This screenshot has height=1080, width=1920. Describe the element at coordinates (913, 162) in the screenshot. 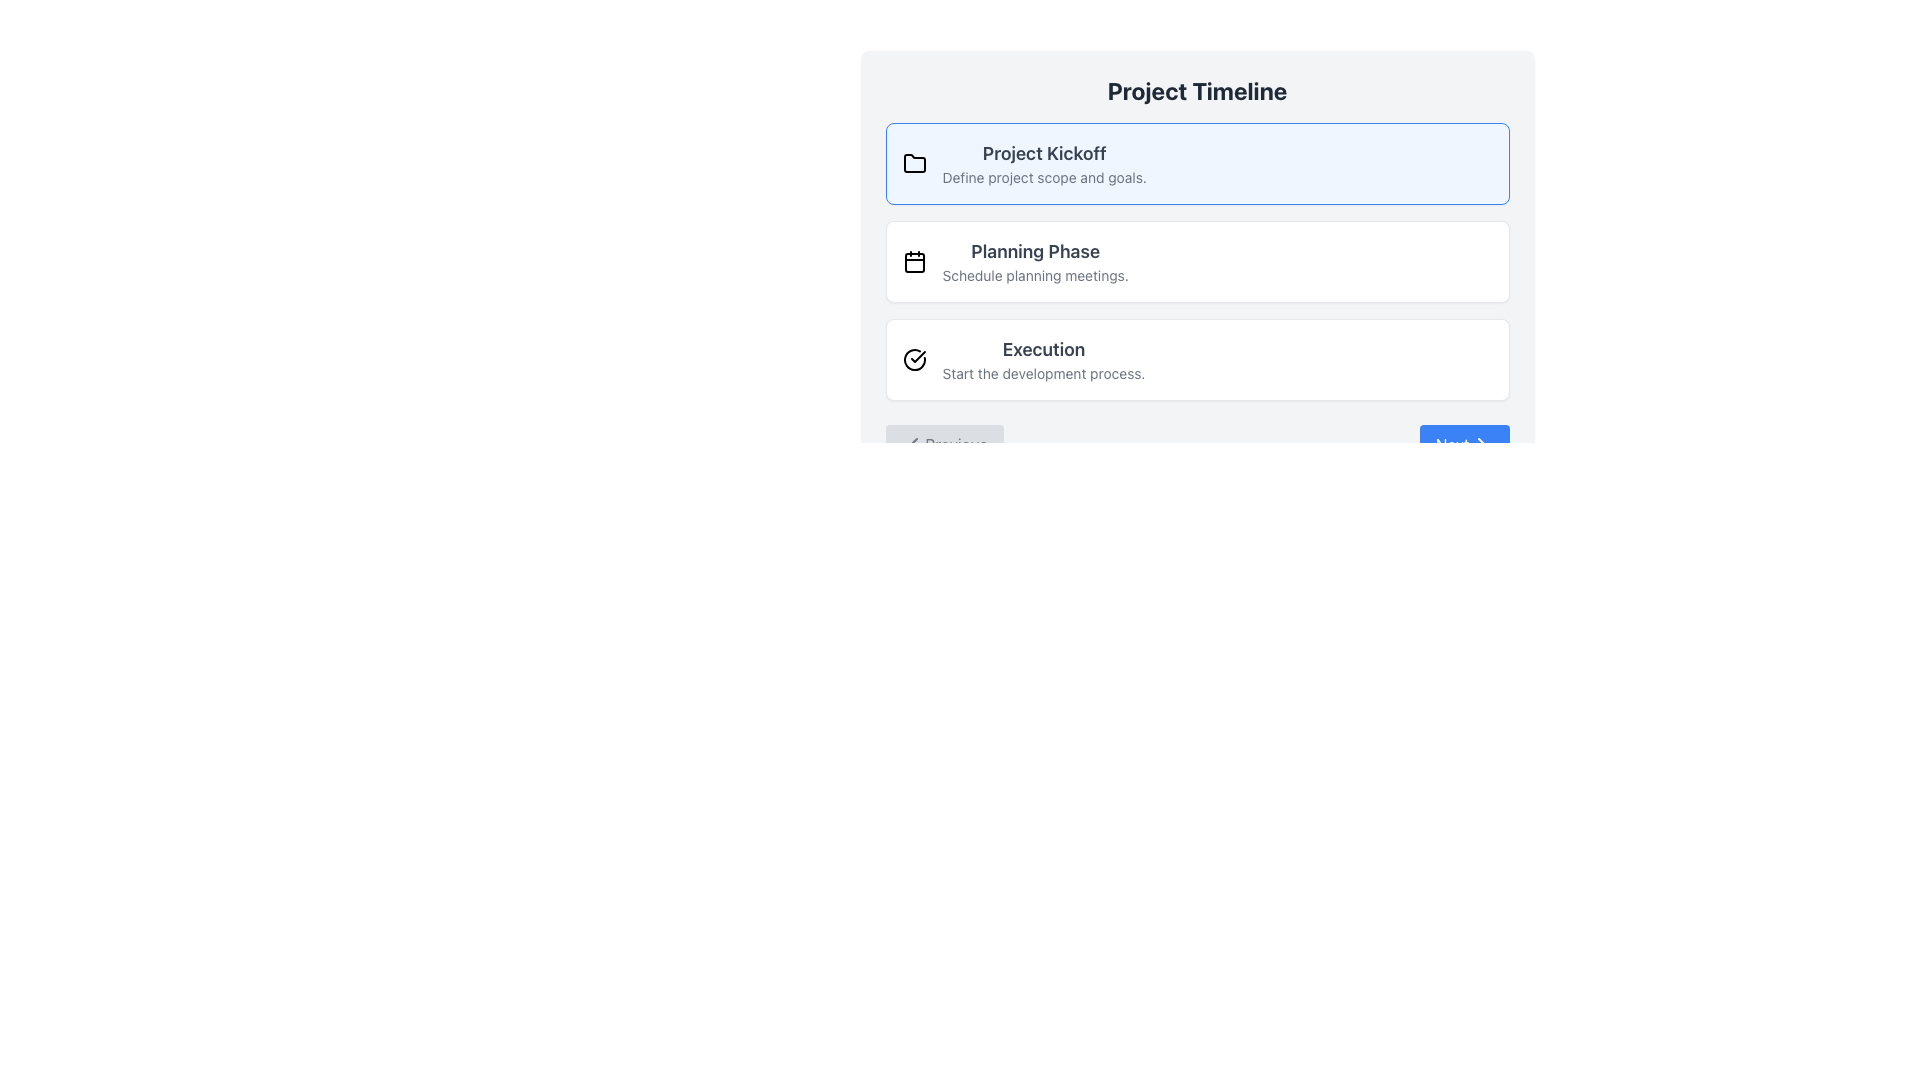

I see `the 'Project Kickoff' icon that visually represents associated files or related content in the 'Project Timeline', located at the top left of the list` at that location.